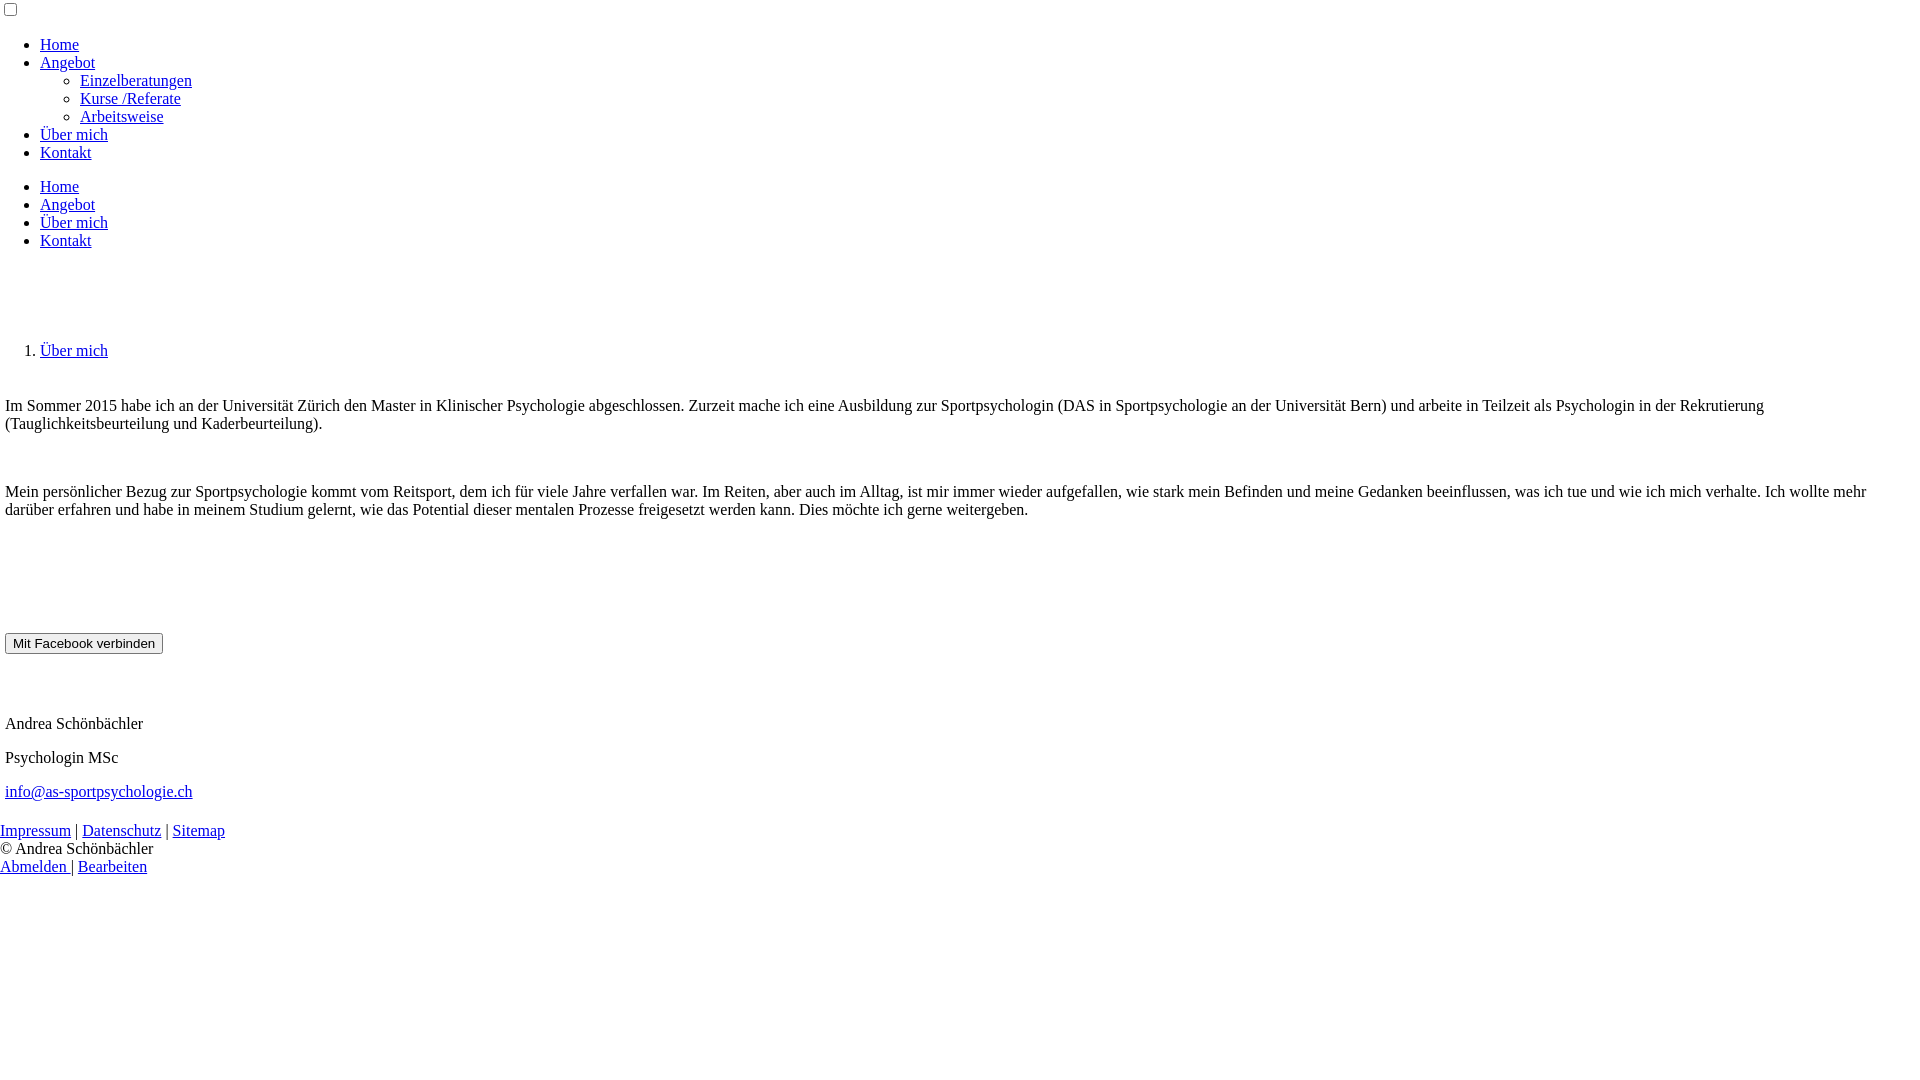 The width and height of the screenshot is (1920, 1080). What do you see at coordinates (120, 116) in the screenshot?
I see `'Arbeitsweise'` at bounding box center [120, 116].